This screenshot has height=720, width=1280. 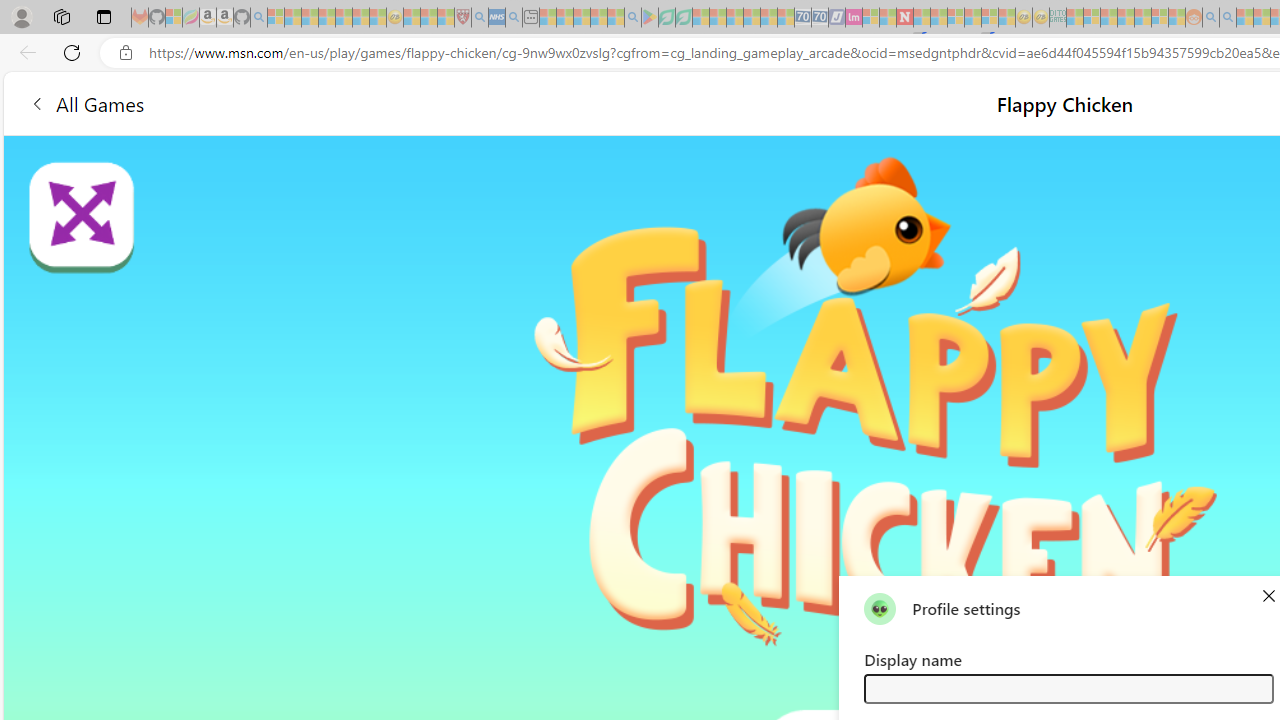 What do you see at coordinates (598, 17) in the screenshot?
I see `'Pets - MSN - Sleeping'` at bounding box center [598, 17].